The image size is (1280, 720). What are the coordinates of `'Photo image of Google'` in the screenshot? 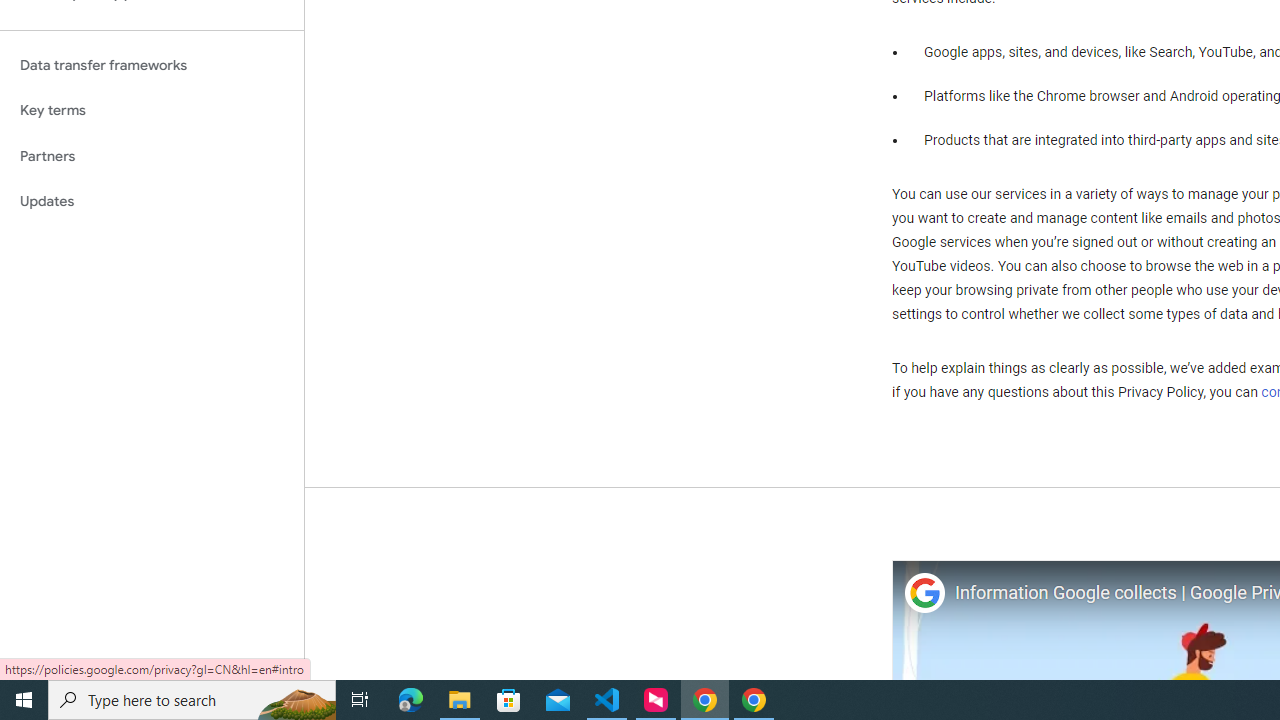 It's located at (923, 592).